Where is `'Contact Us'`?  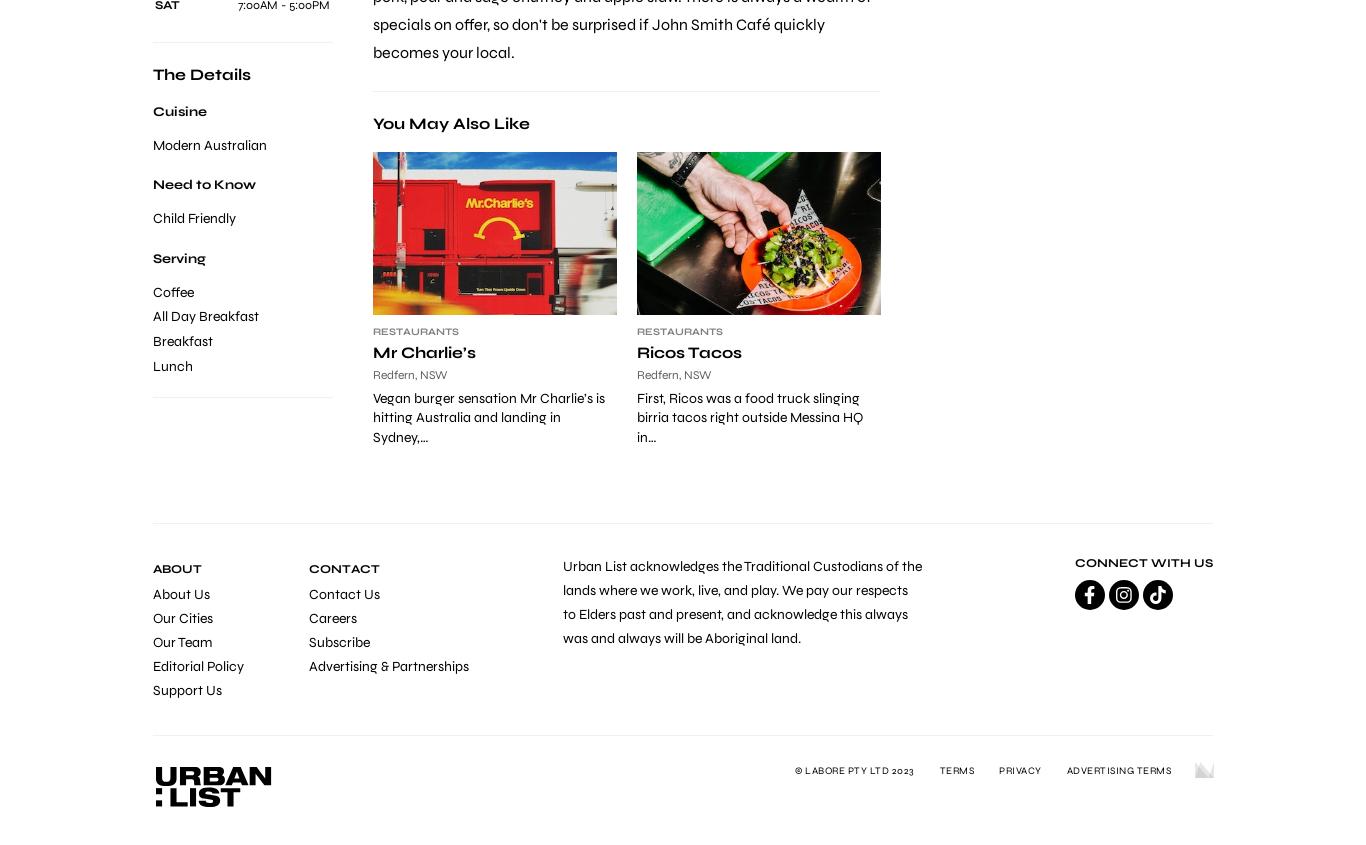
'Contact Us' is located at coordinates (342, 594).